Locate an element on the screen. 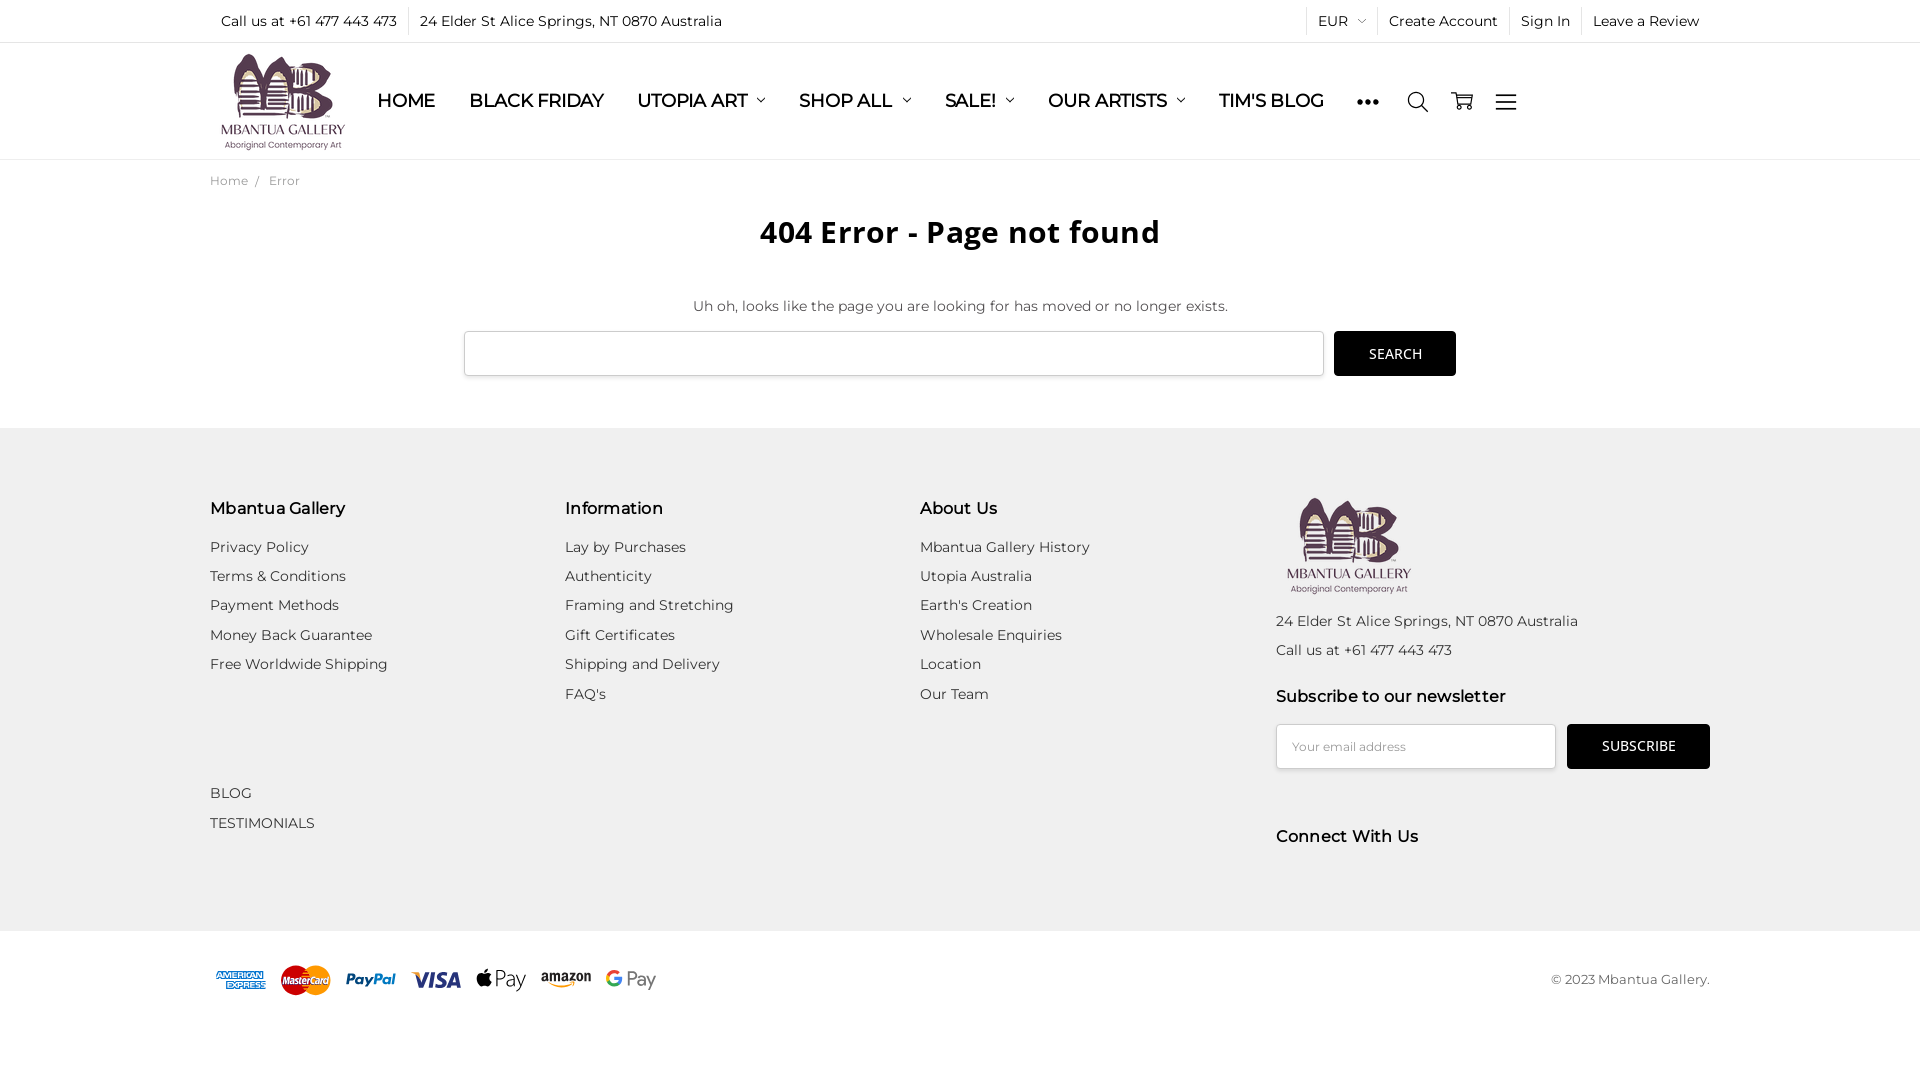 This screenshot has width=1920, height=1080. 'Subscribe' is located at coordinates (1638, 746).